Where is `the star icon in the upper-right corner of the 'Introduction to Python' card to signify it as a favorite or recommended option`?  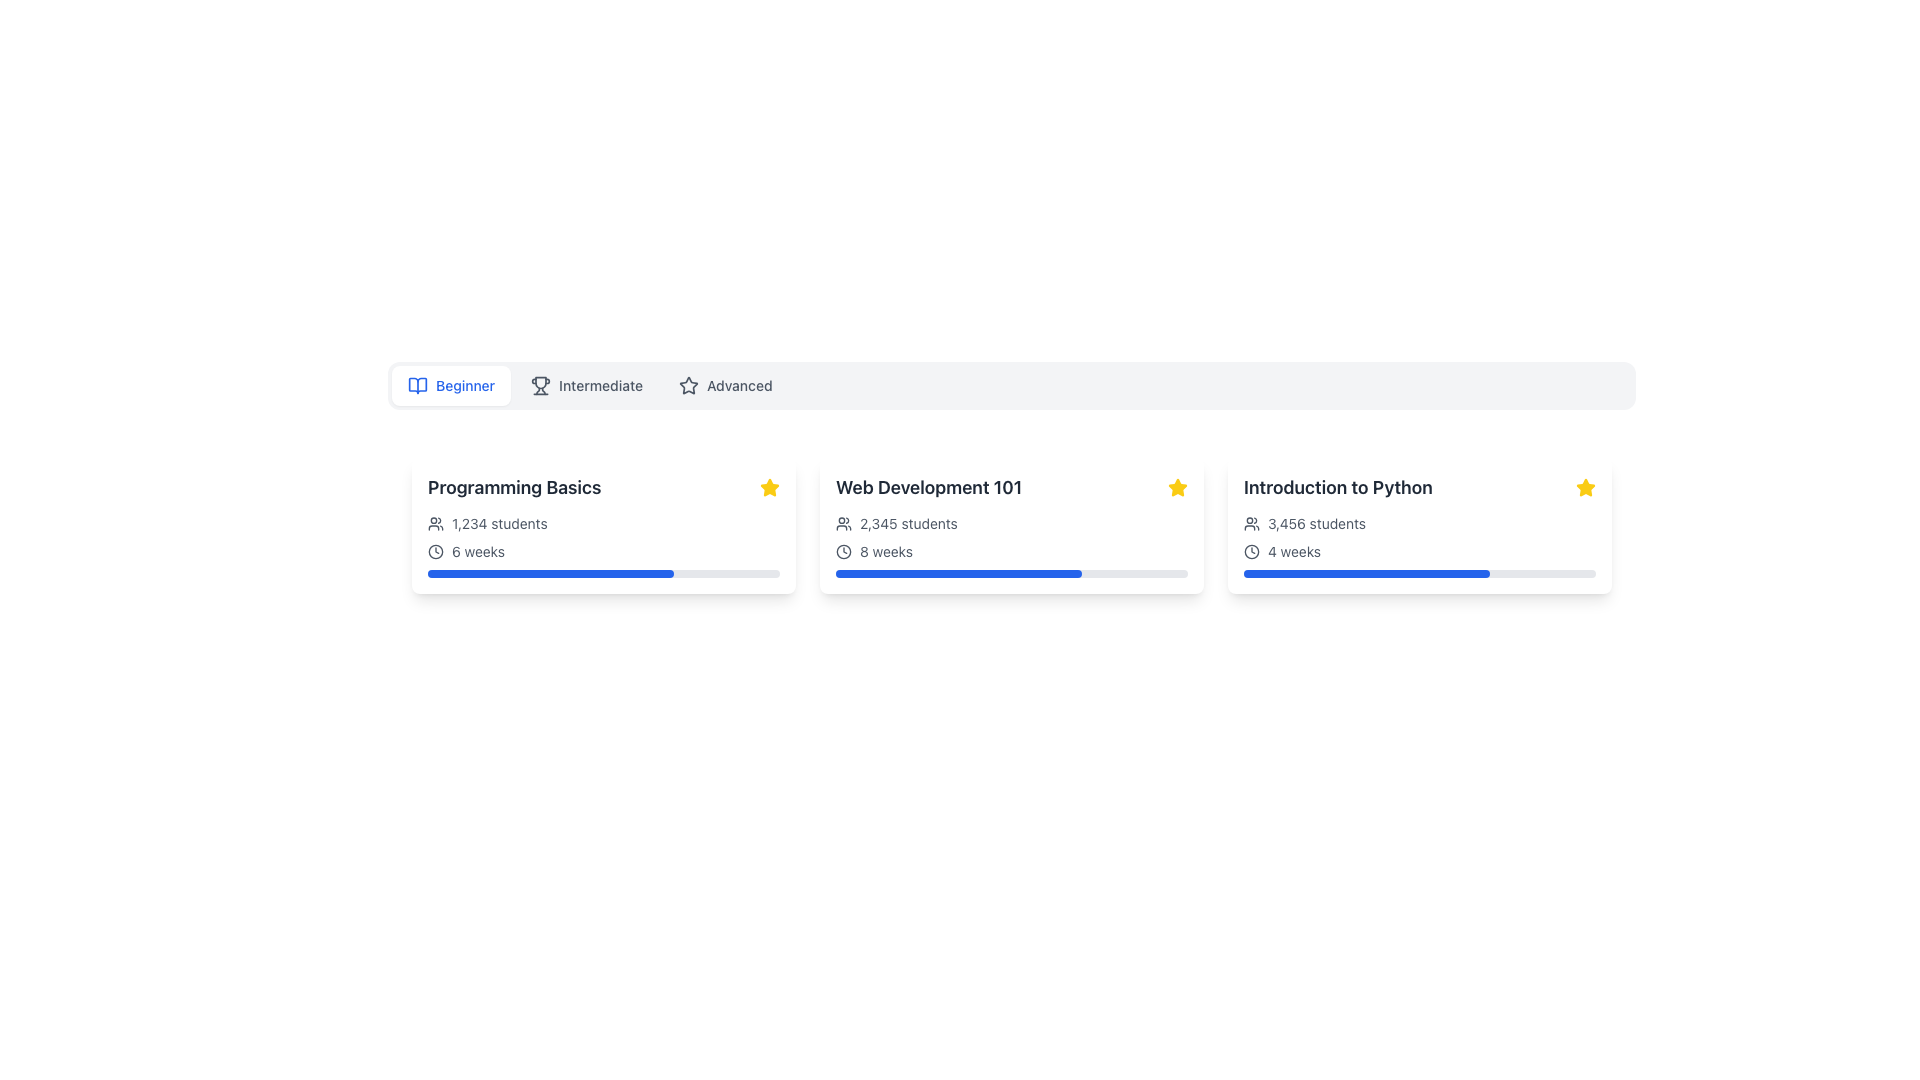 the star icon in the upper-right corner of the 'Introduction to Python' card to signify it as a favorite or recommended option is located at coordinates (1584, 488).